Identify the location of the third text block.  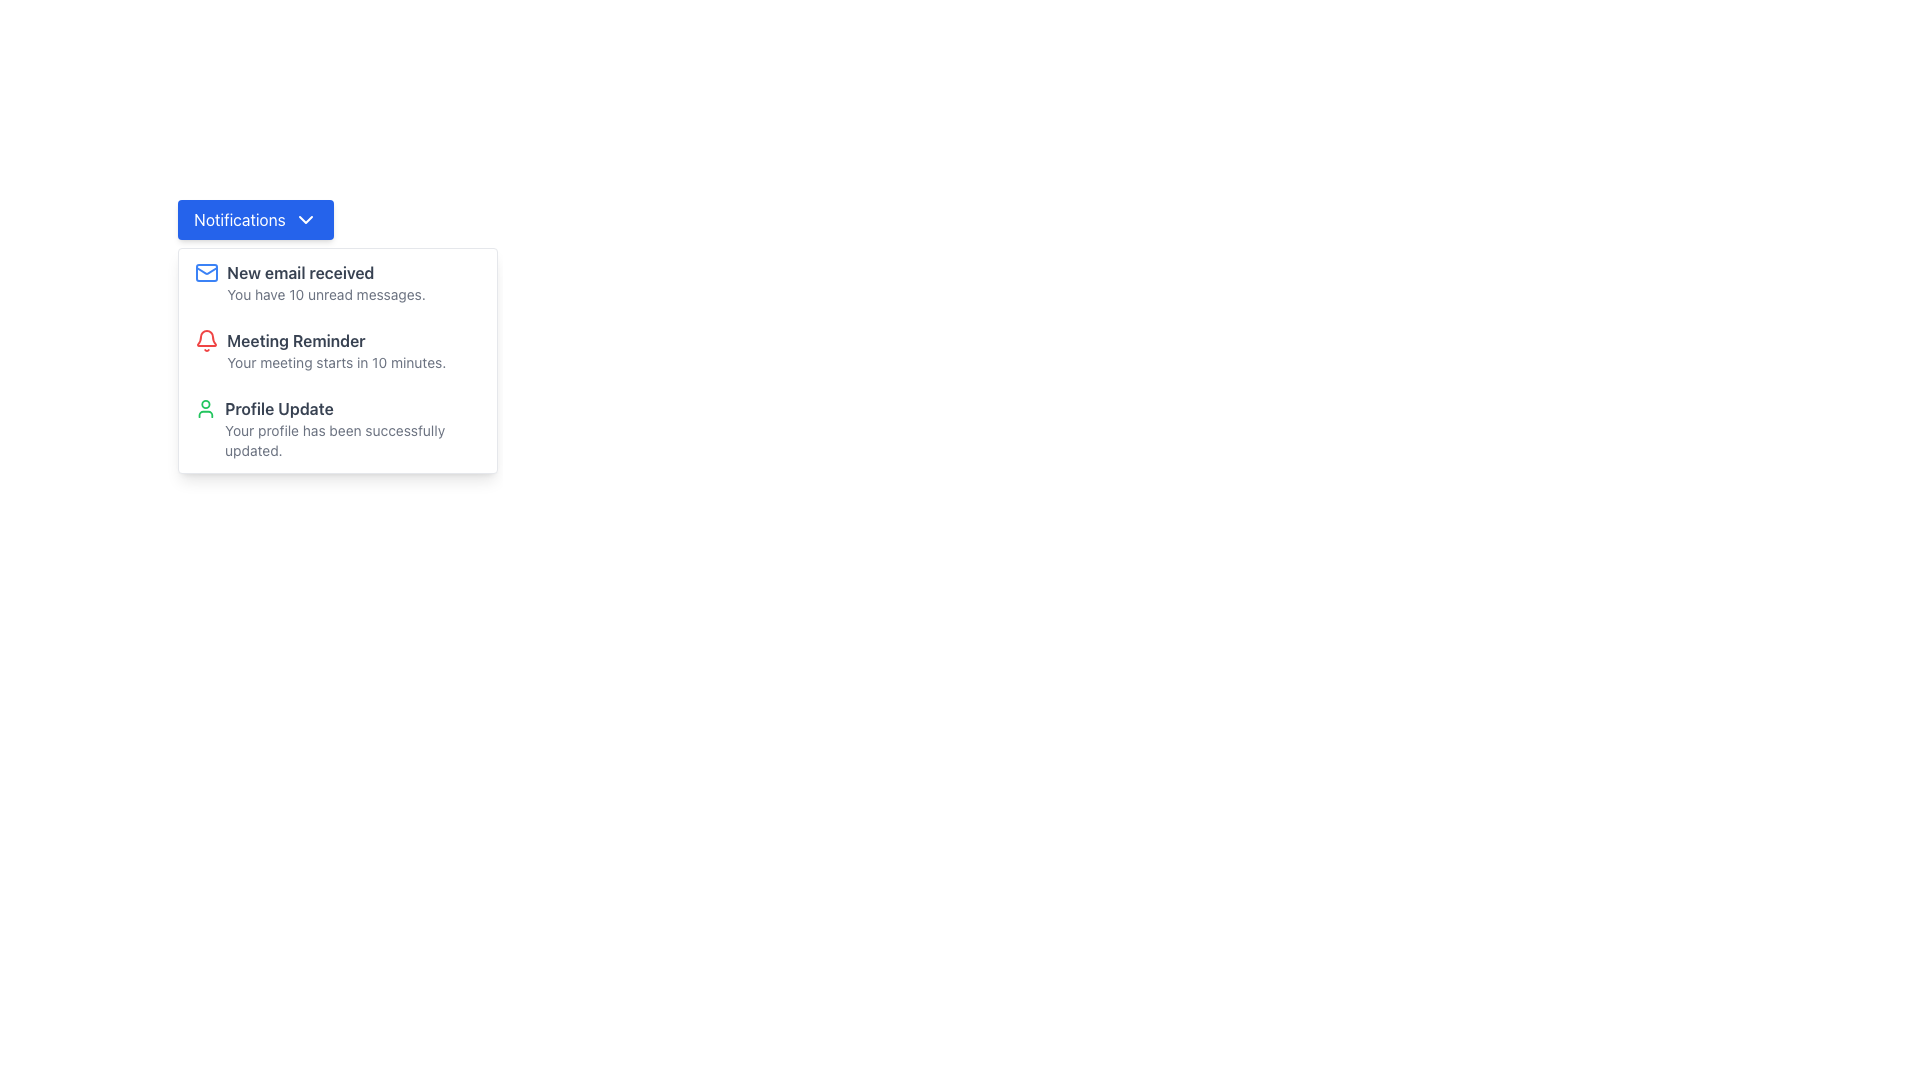
(353, 427).